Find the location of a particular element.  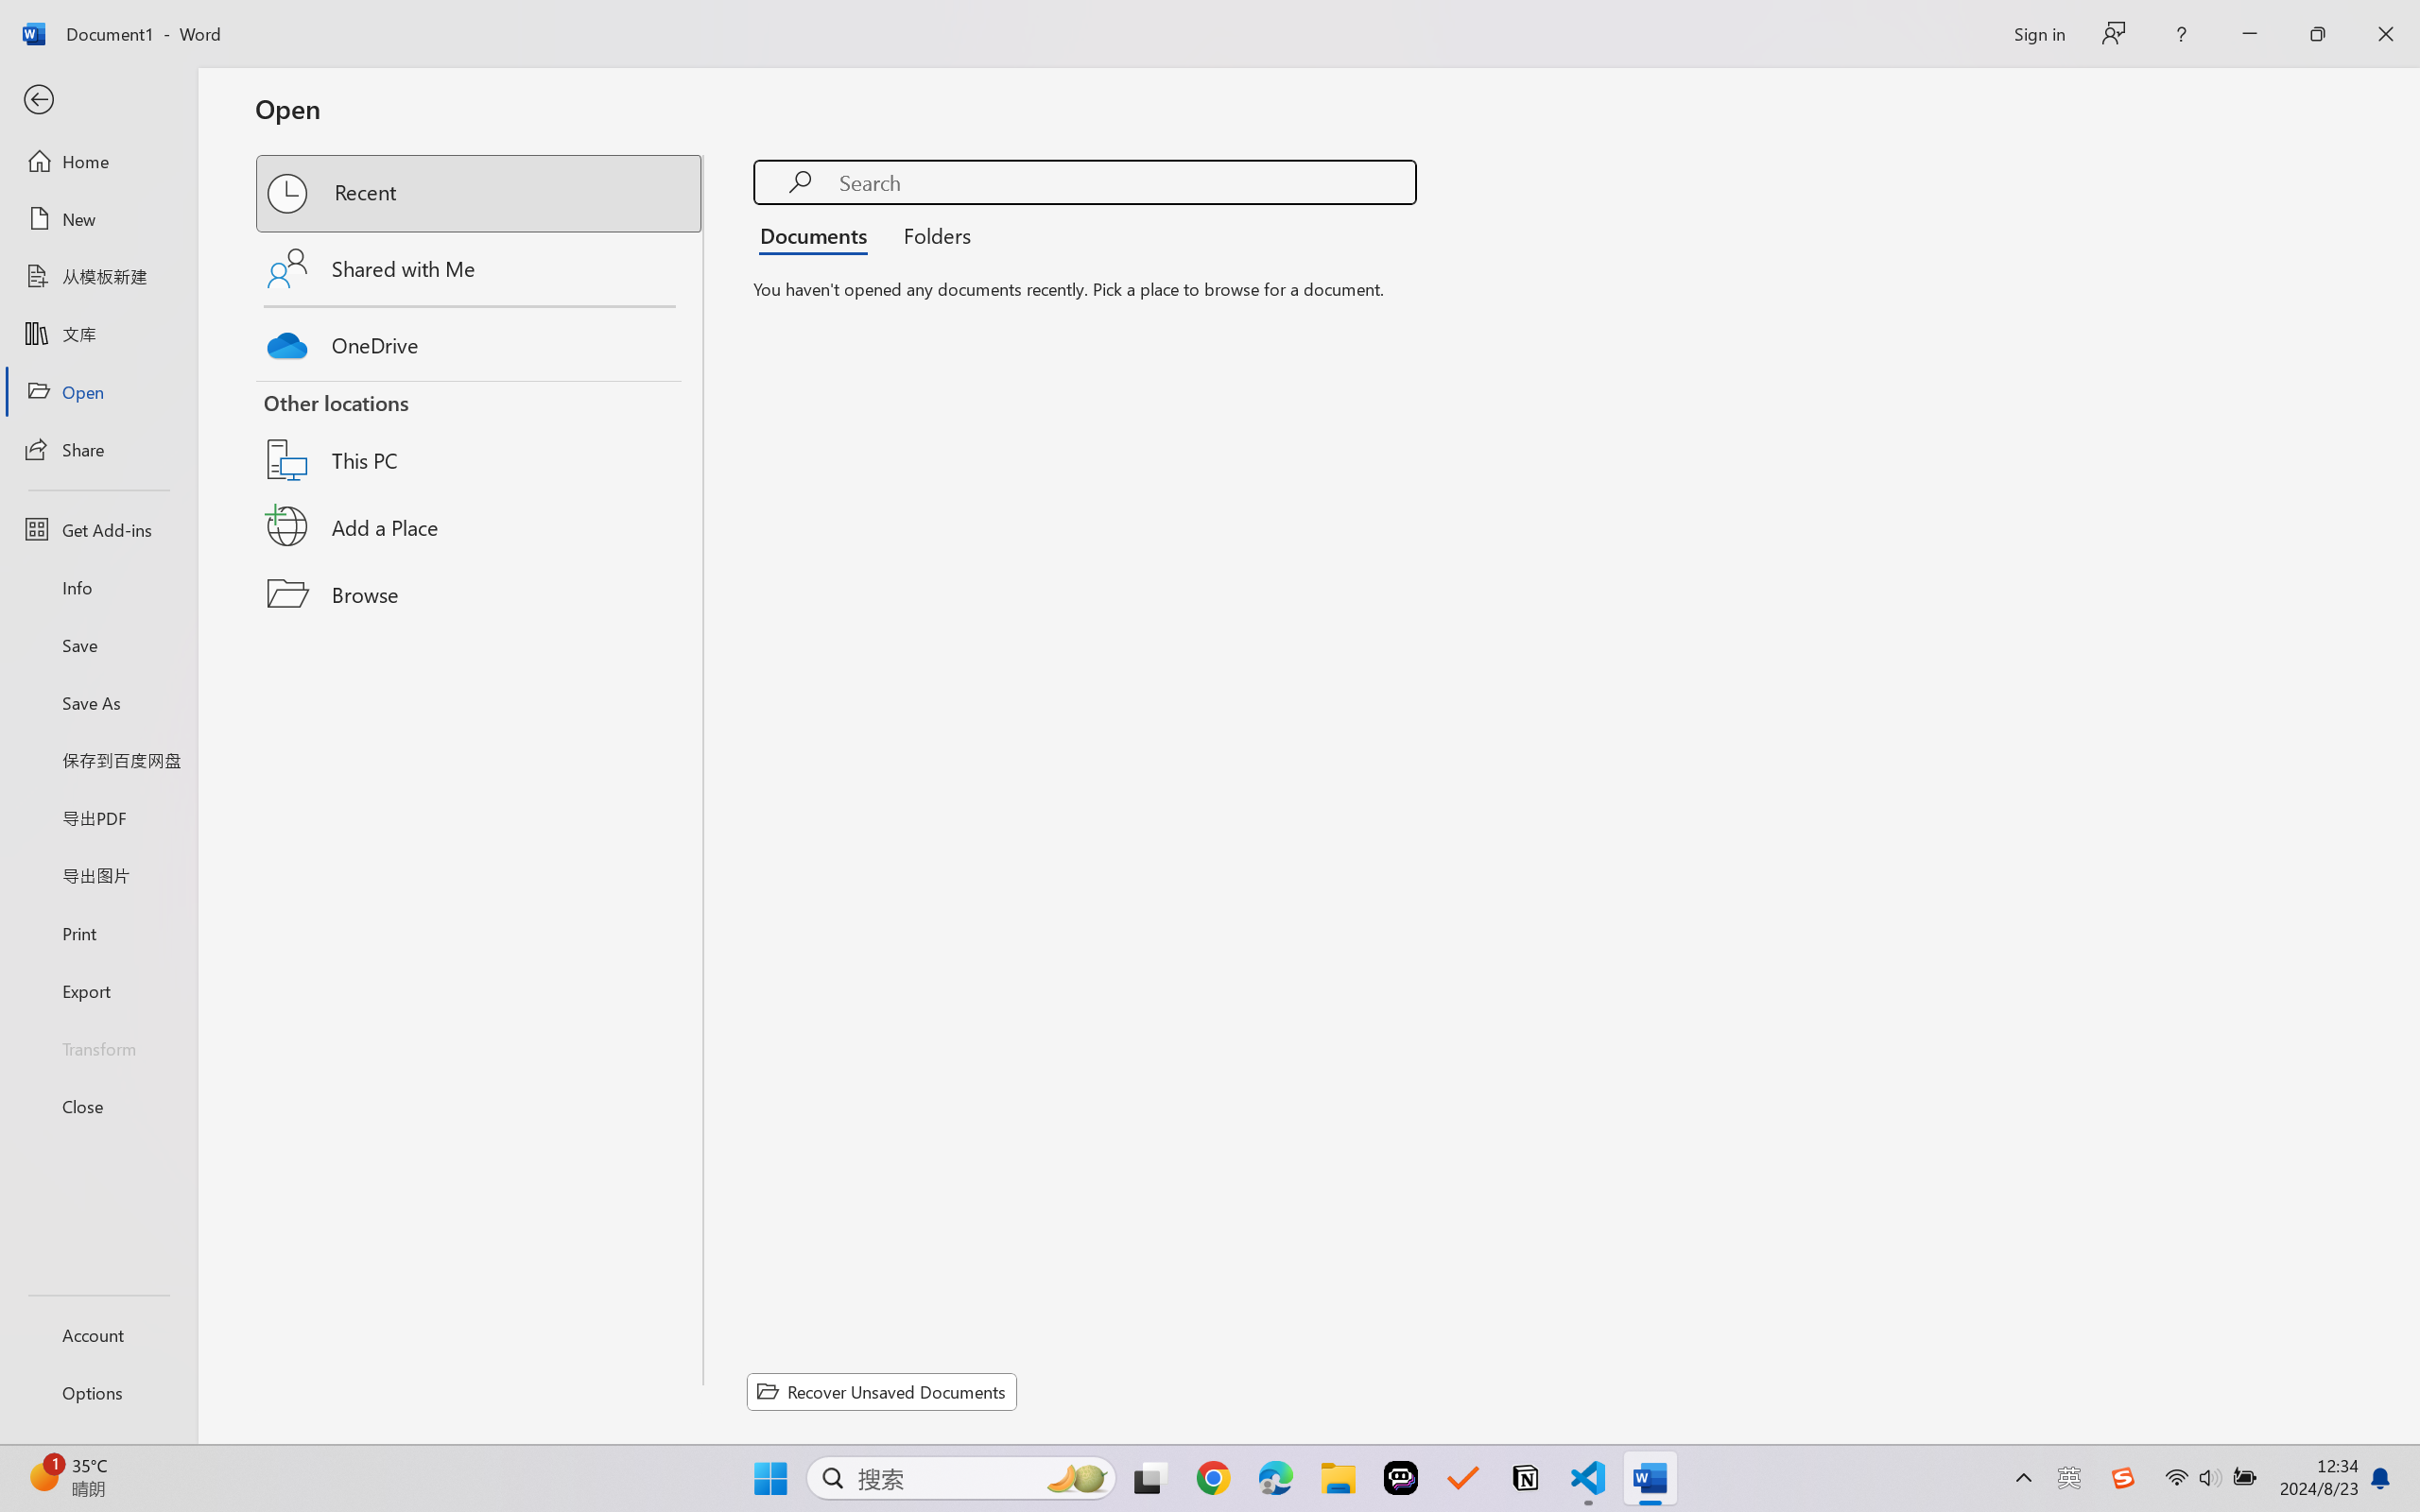

'This PC' is located at coordinates (480, 435).